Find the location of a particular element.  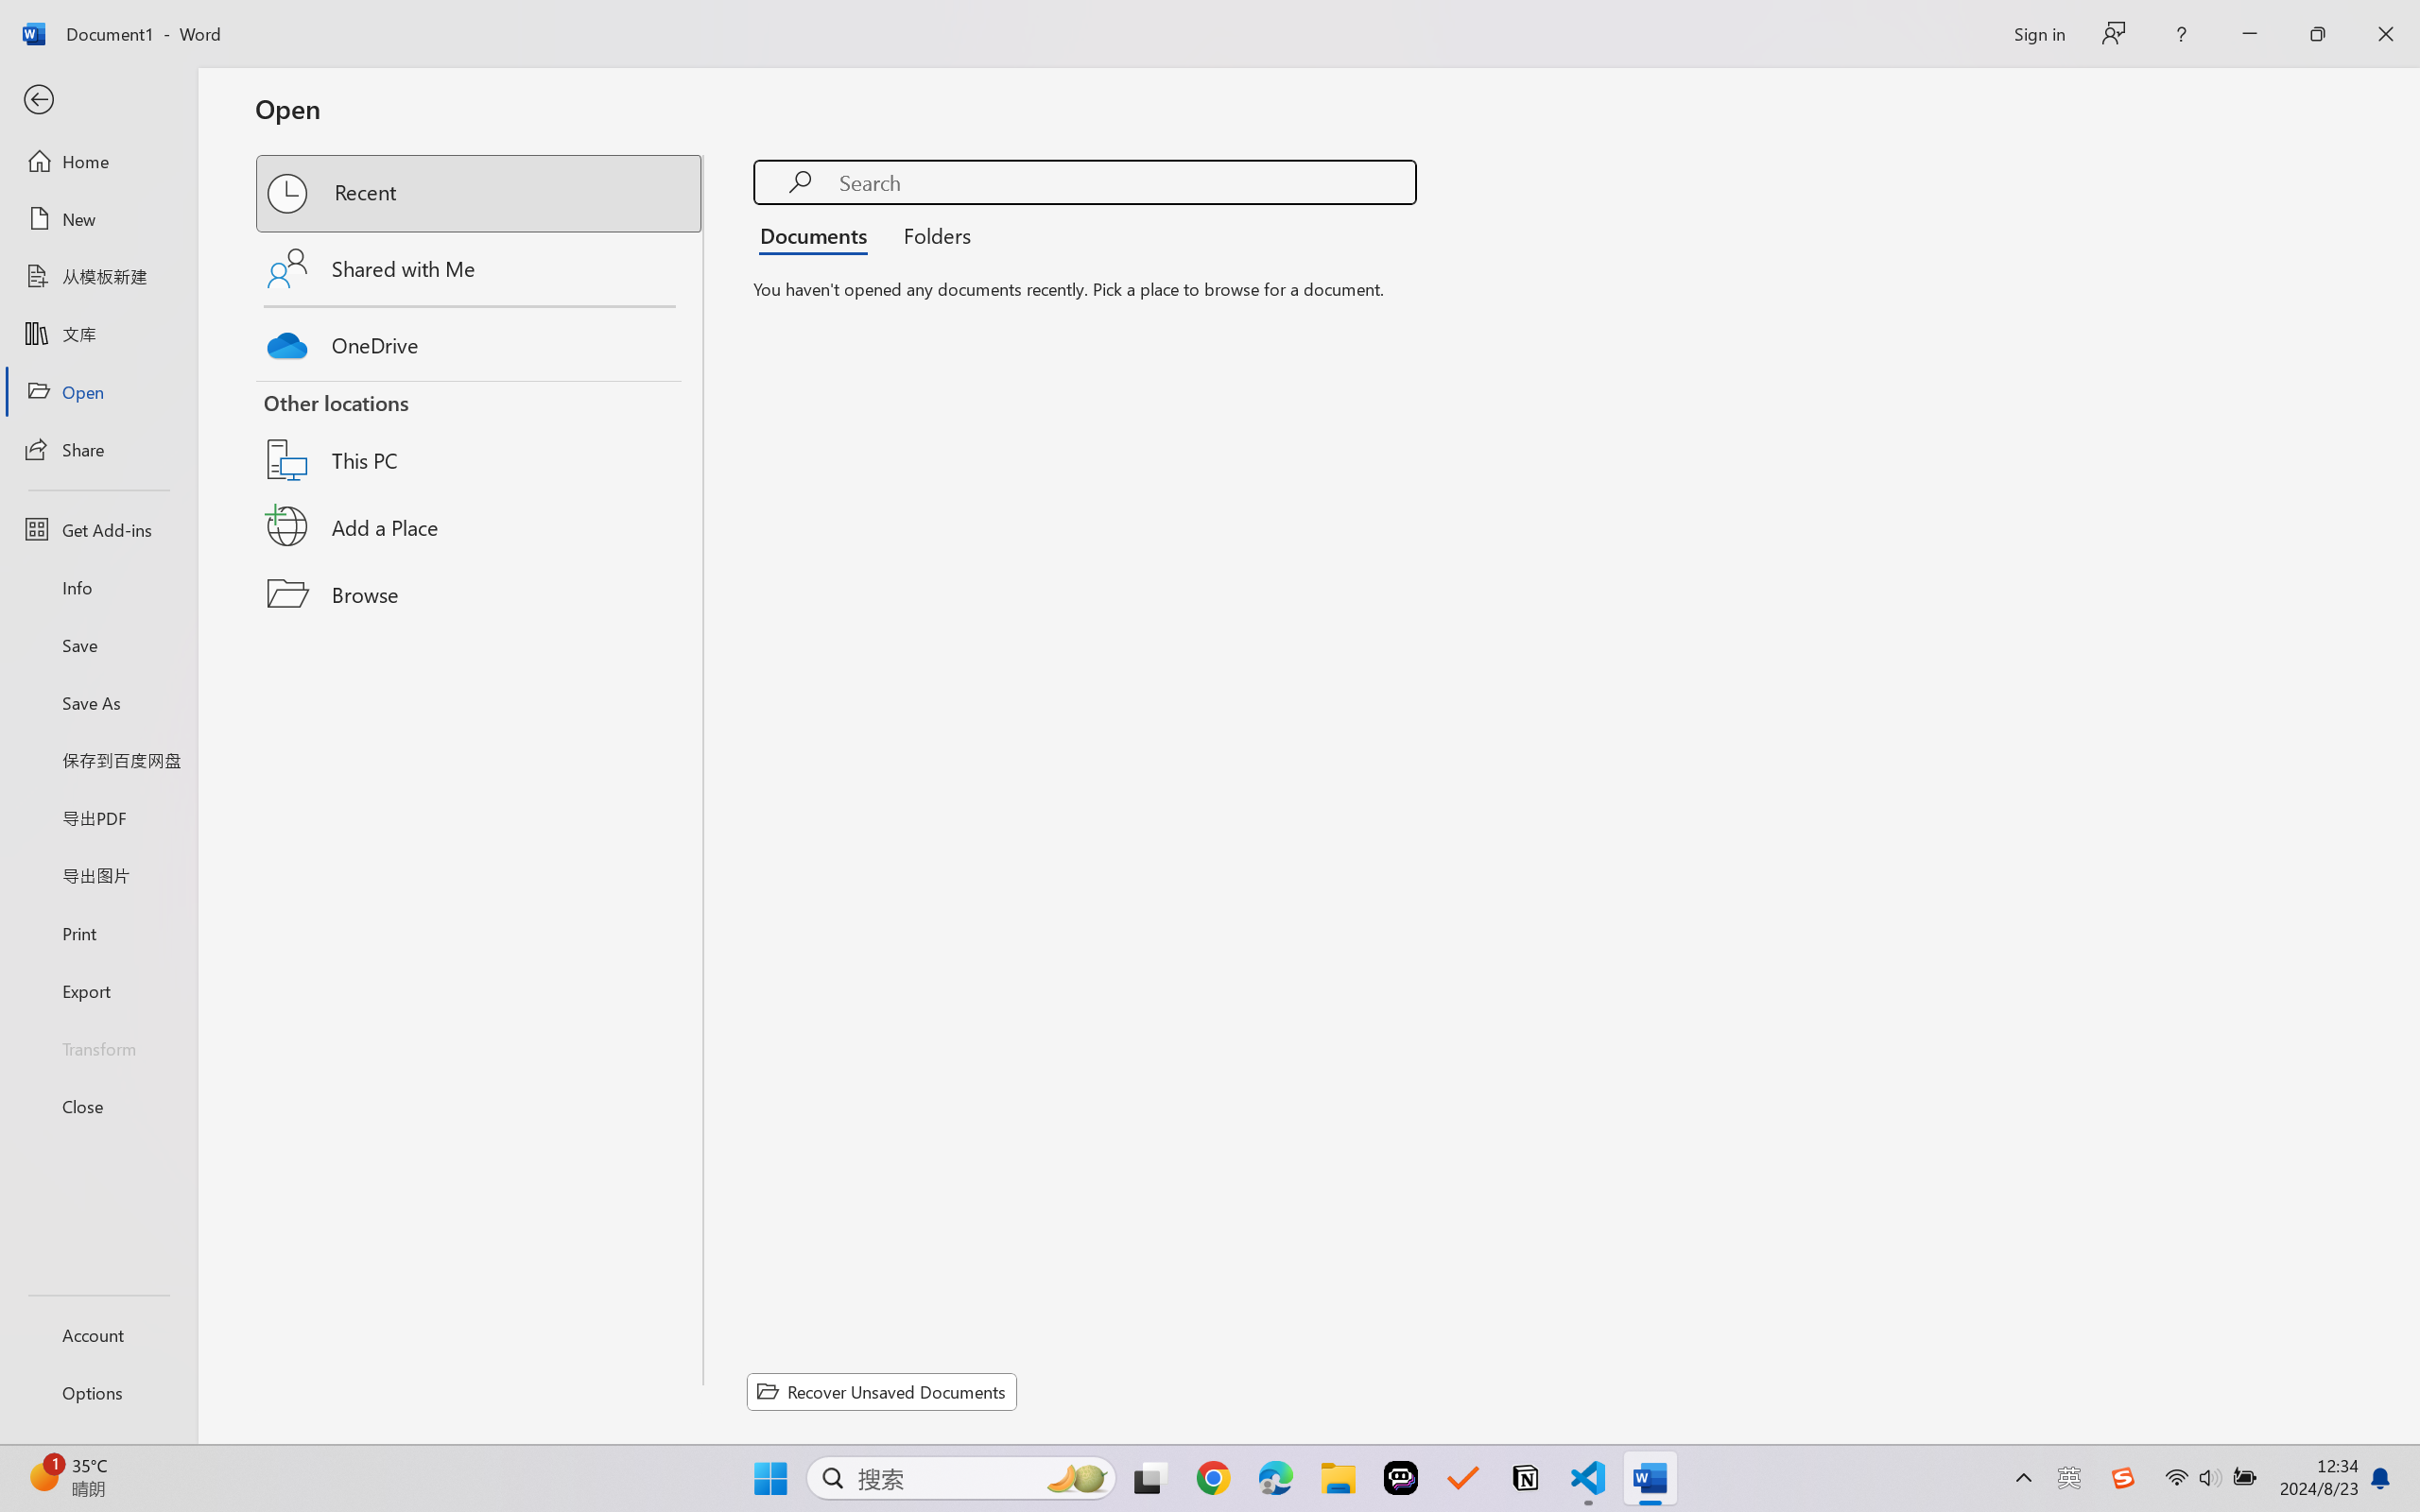

'This PC' is located at coordinates (480, 435).